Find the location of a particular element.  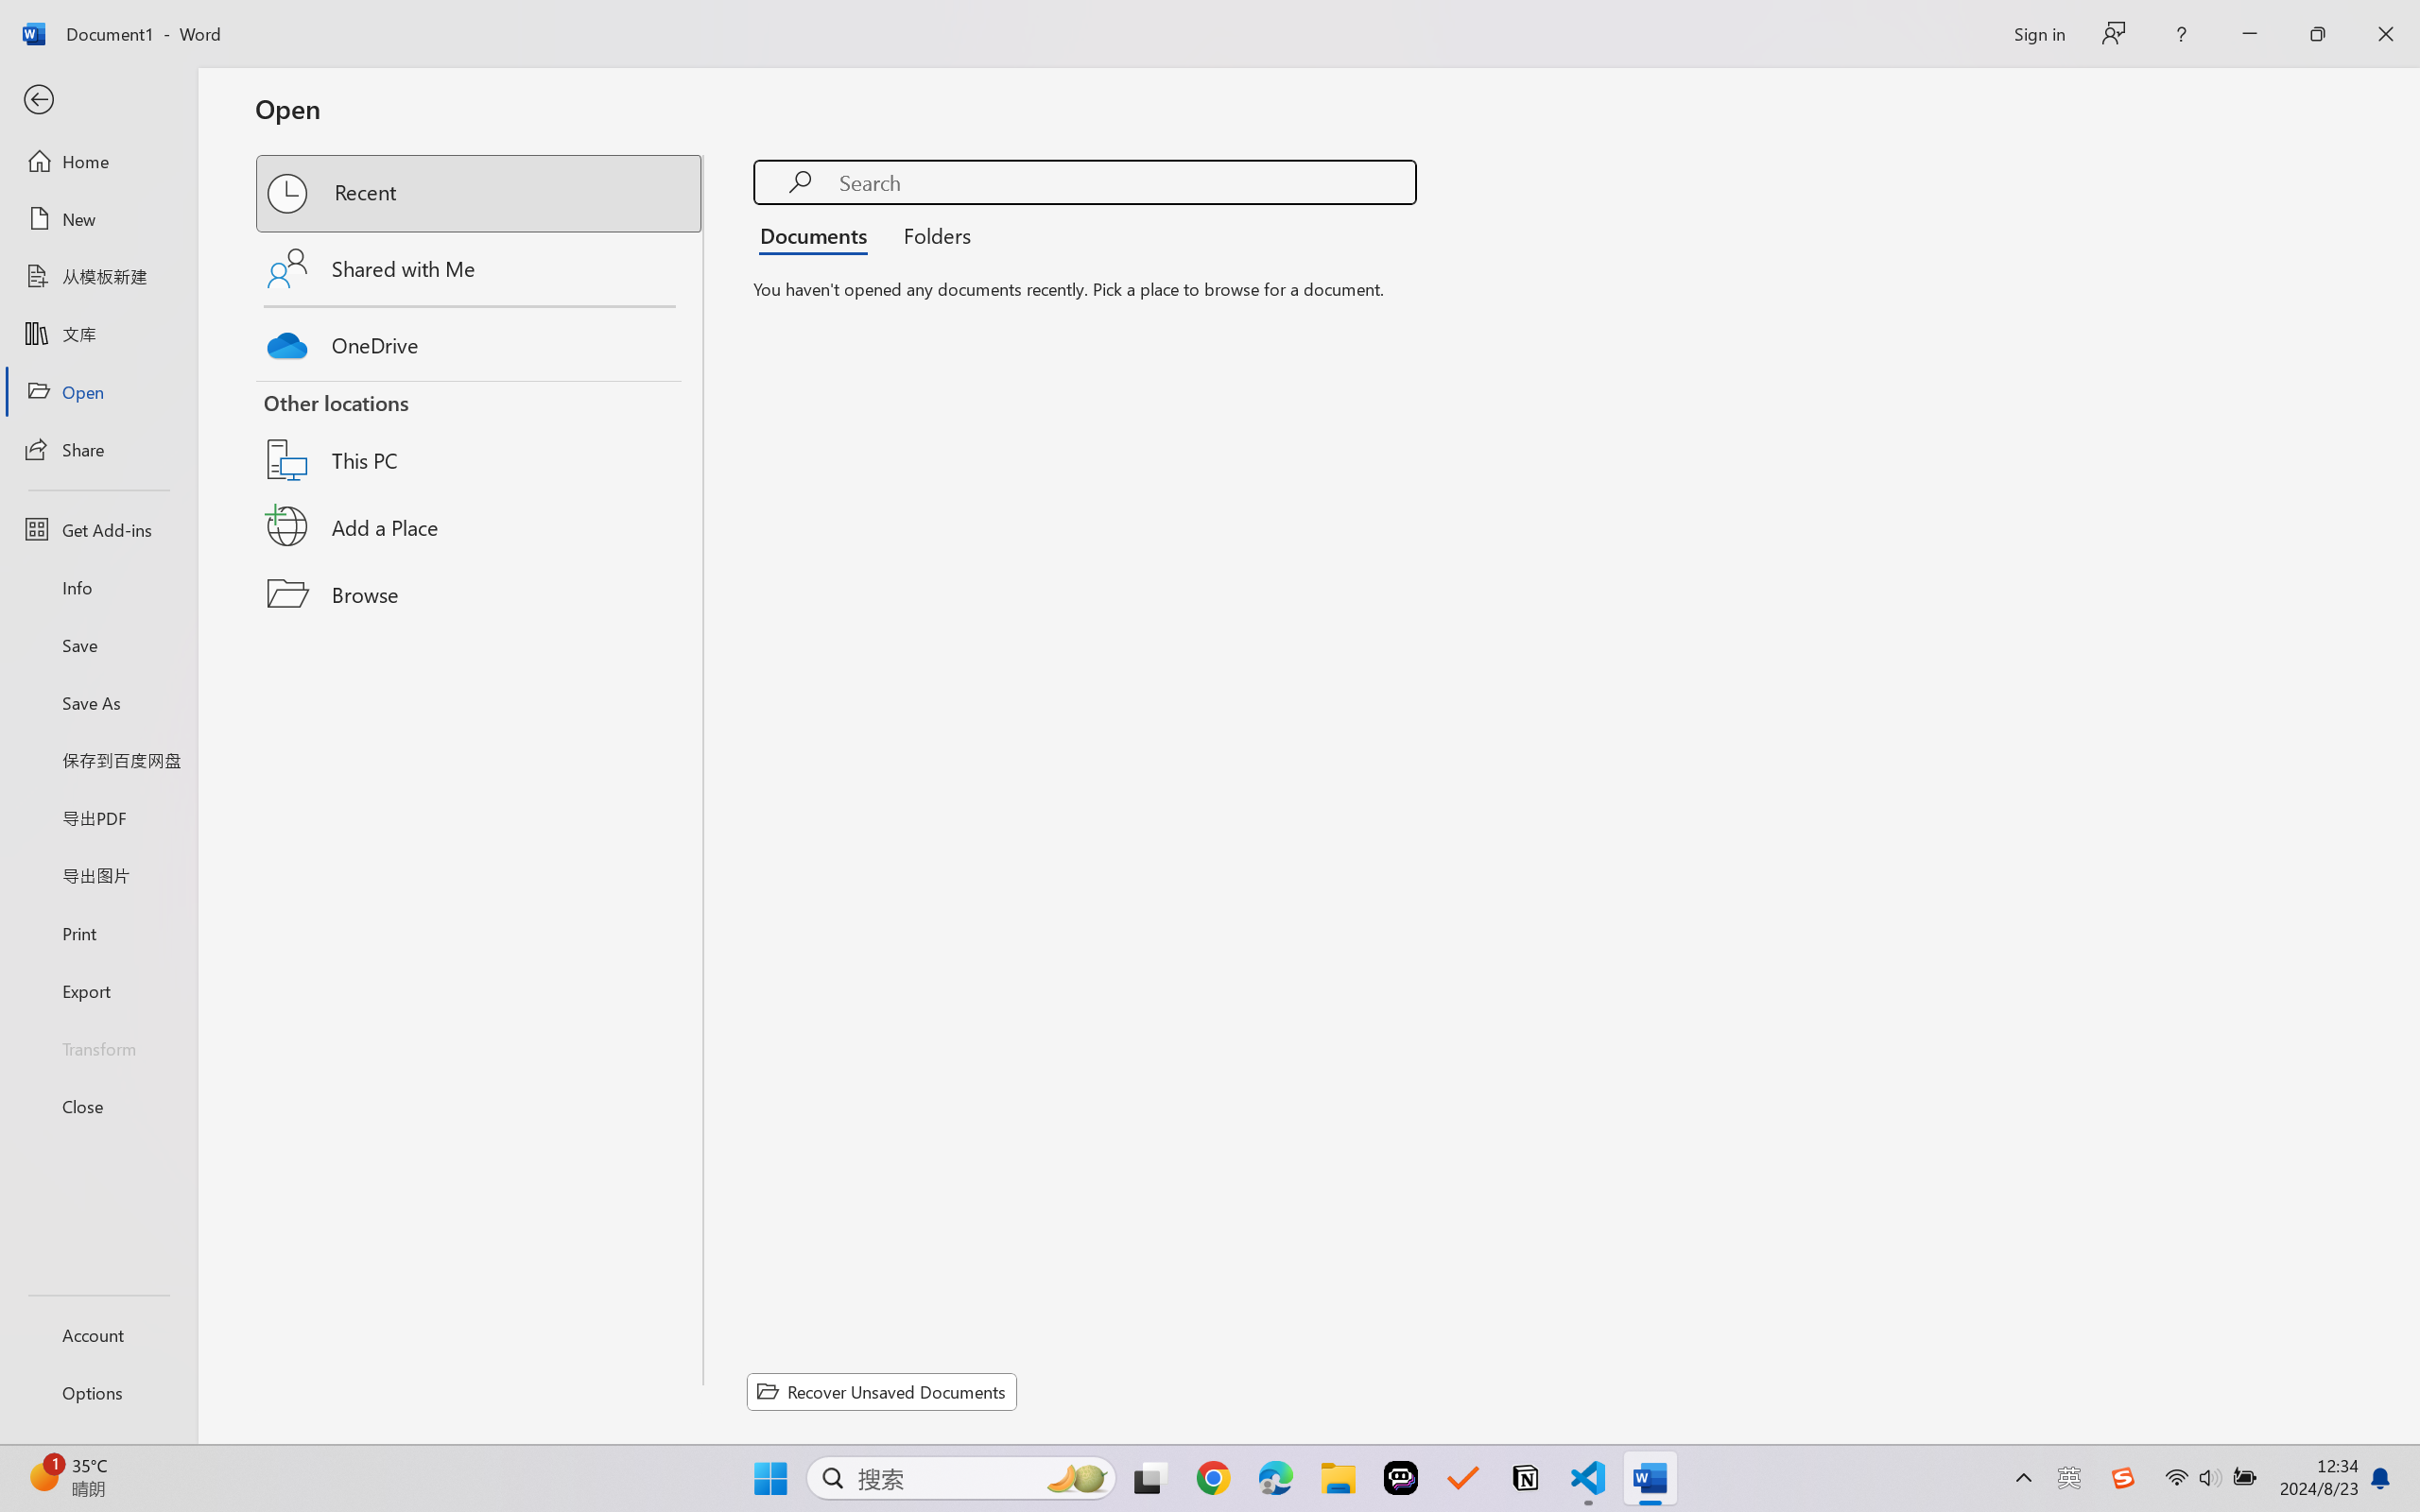

'This PC' is located at coordinates (480, 435).